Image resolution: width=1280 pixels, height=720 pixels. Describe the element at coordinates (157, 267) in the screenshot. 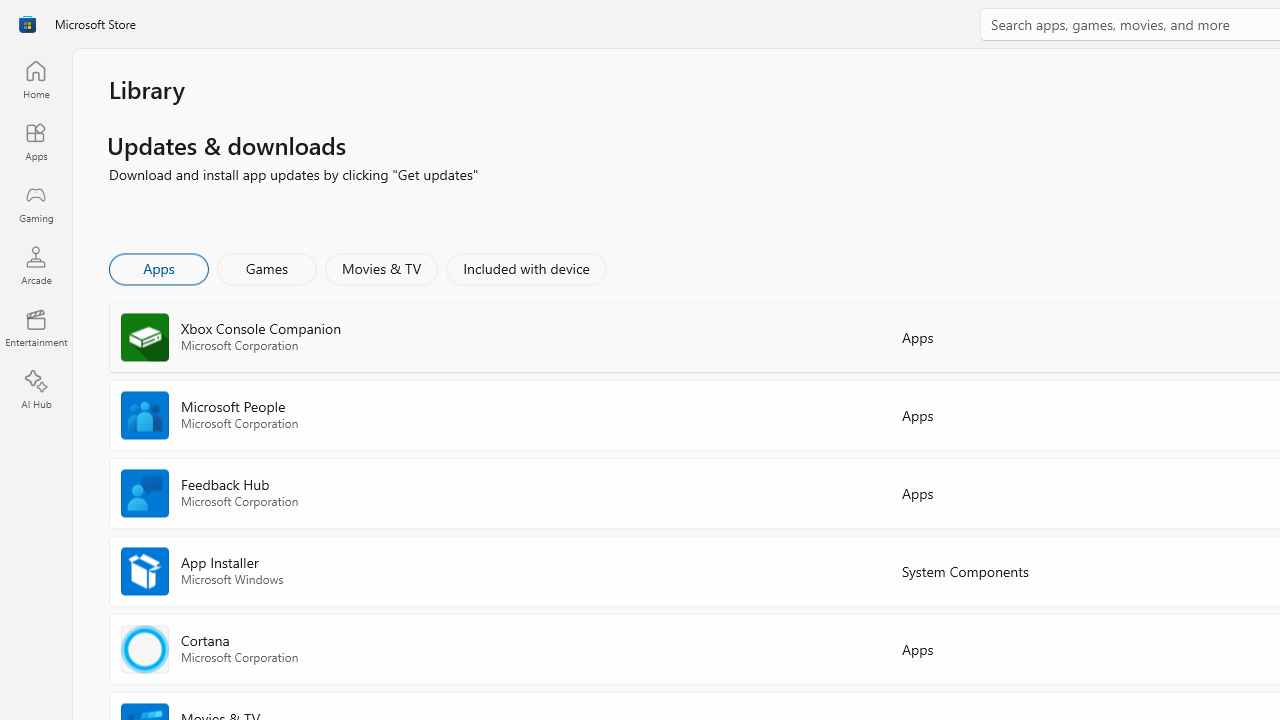

I see `'Apps'` at that location.